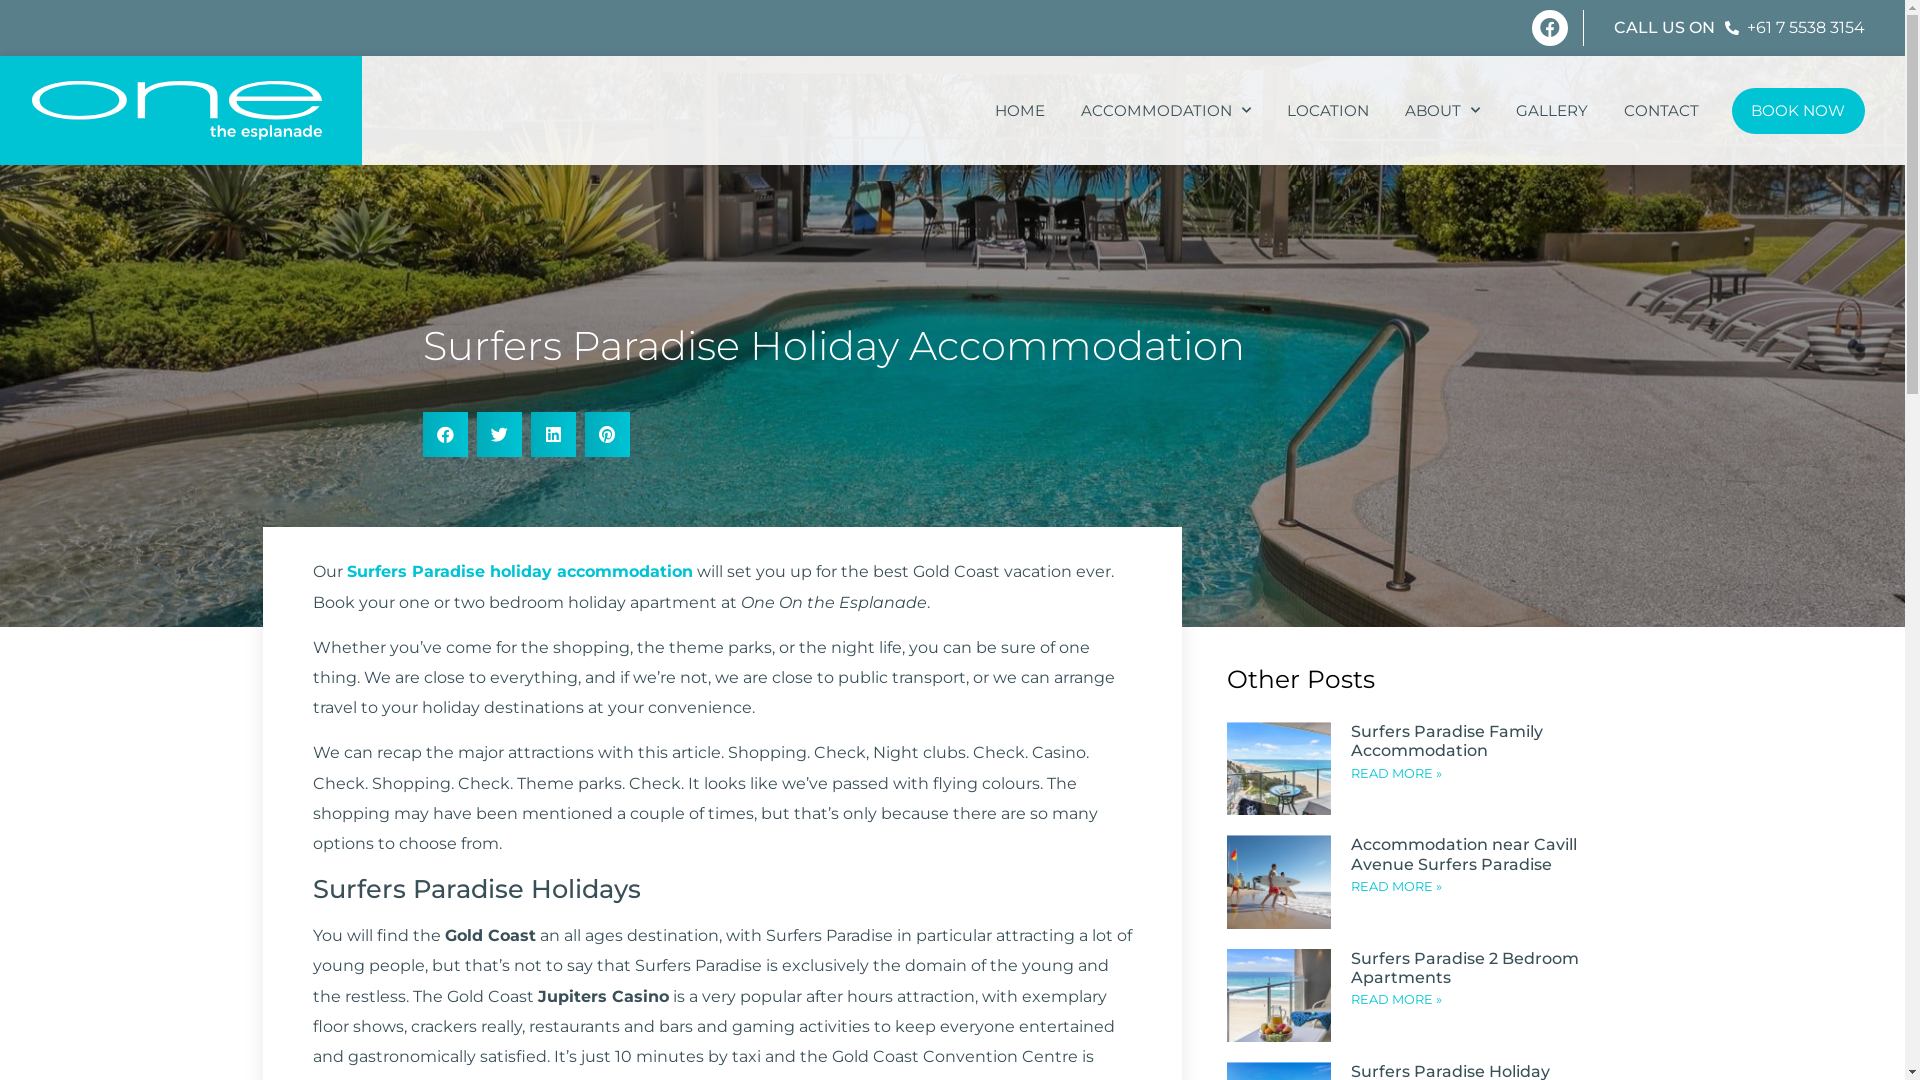  I want to click on 'ACCOMMODATION', so click(1060, 111).